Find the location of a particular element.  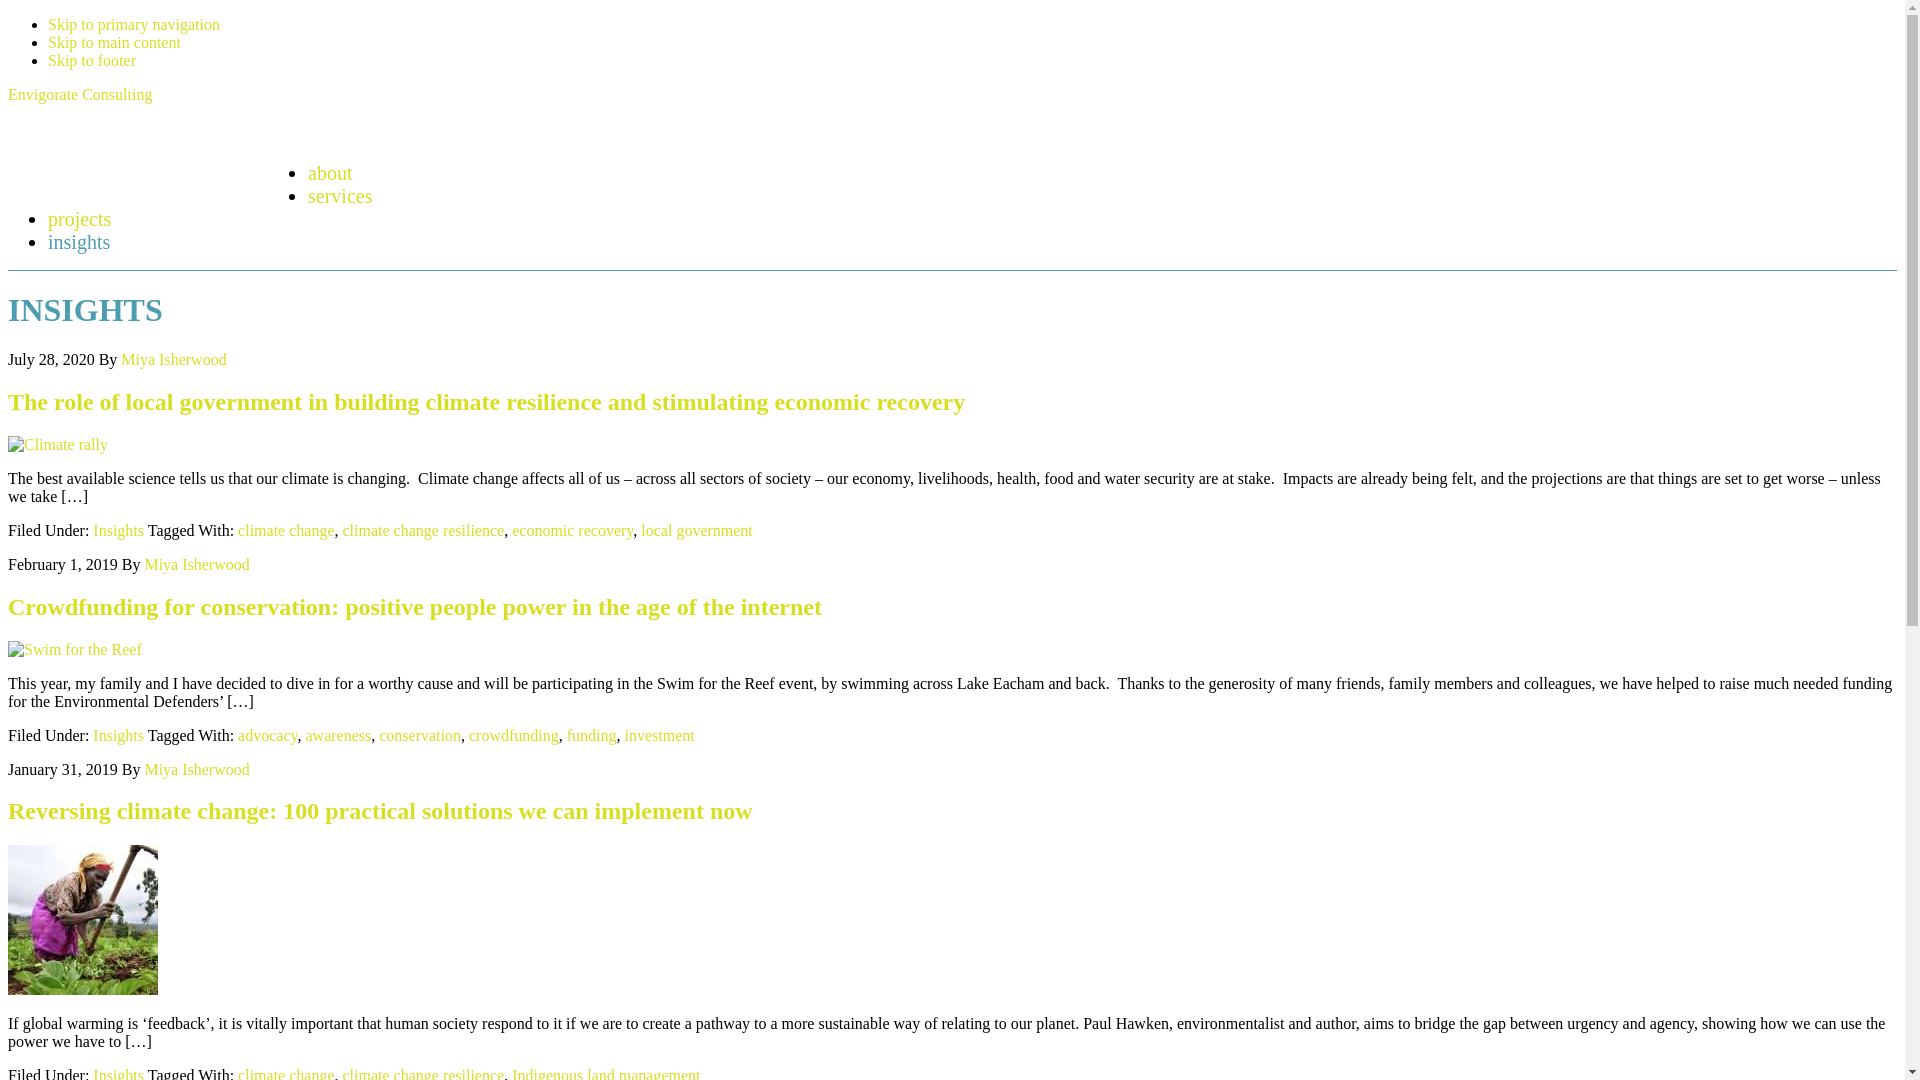

'about' is located at coordinates (330, 172).